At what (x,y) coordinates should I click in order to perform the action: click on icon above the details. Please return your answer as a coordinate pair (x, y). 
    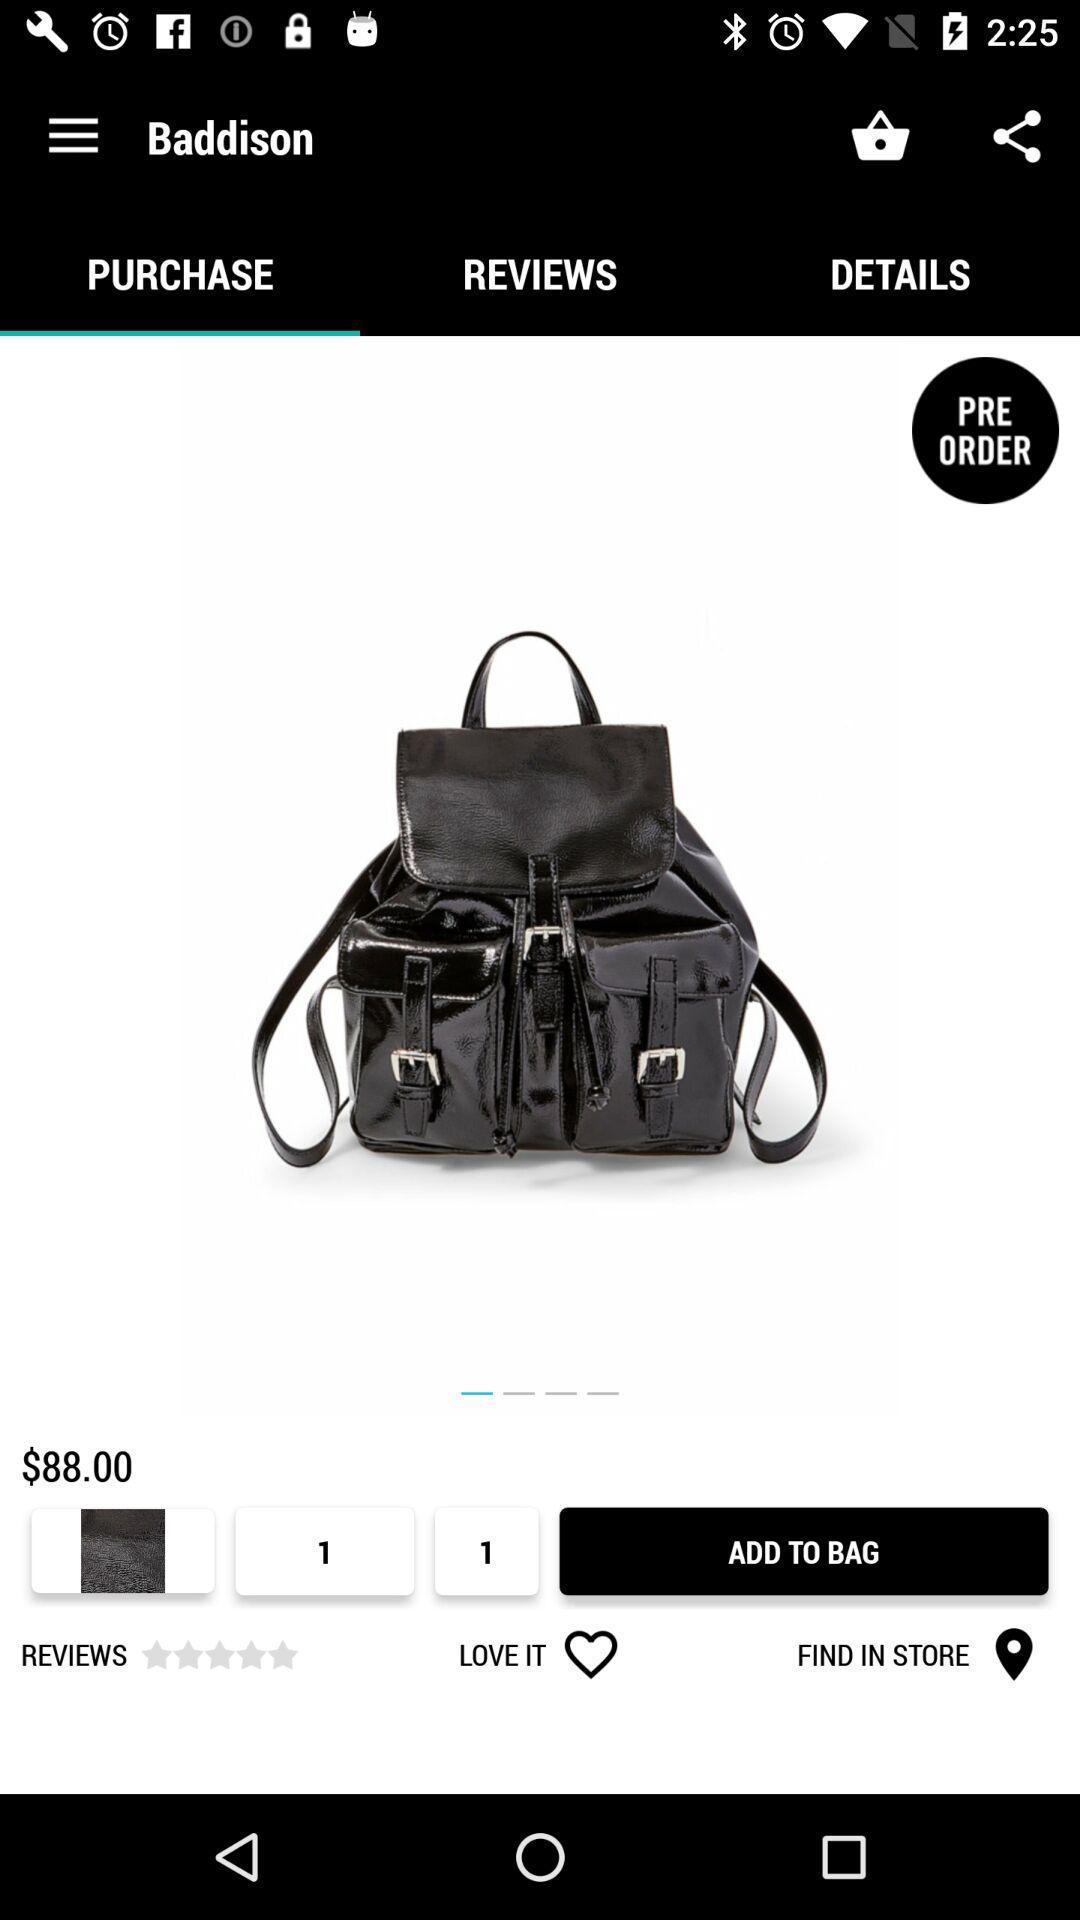
    Looking at the image, I should click on (1017, 135).